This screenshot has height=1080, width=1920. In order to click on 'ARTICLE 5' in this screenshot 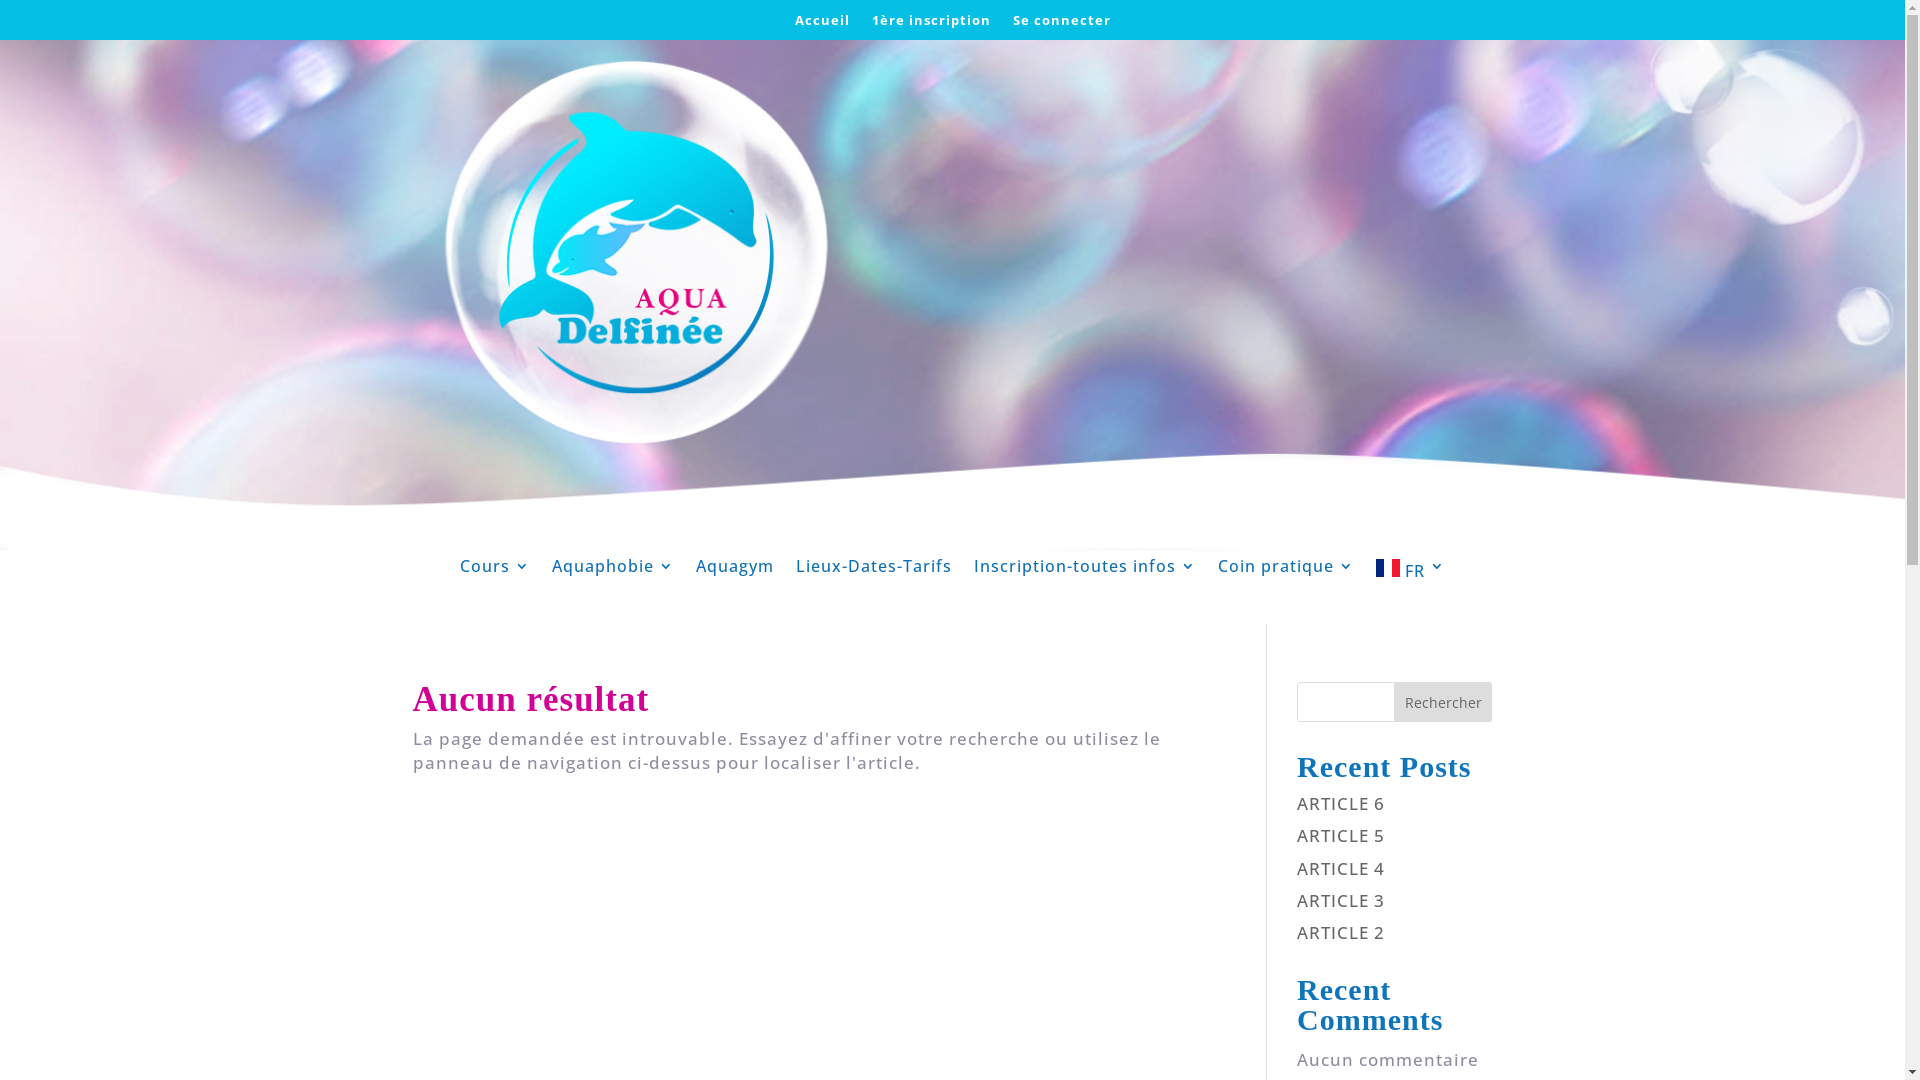, I will do `click(1340, 835)`.